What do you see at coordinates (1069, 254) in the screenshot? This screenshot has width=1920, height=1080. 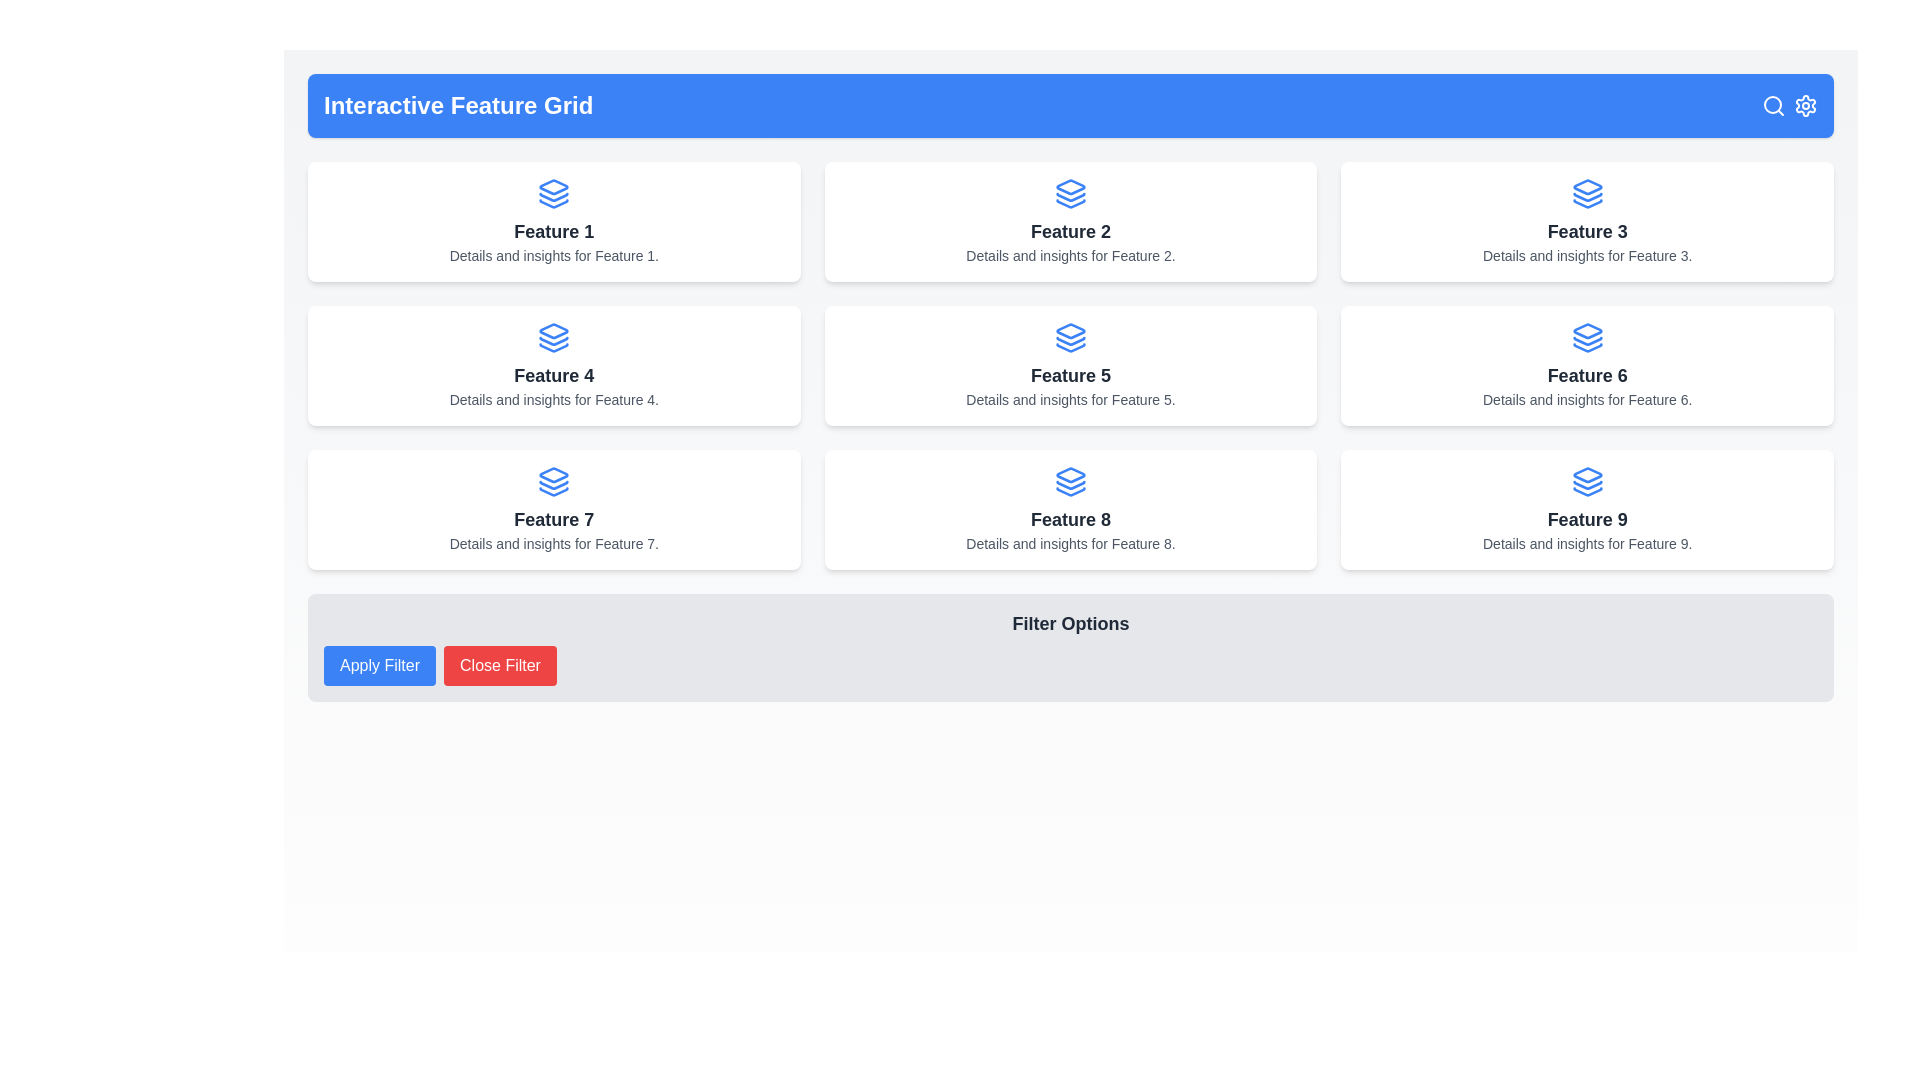 I see `the descriptive text label located beneath the bold title 'Feature 2' in the second column of the first row in the grid layout` at bounding box center [1069, 254].